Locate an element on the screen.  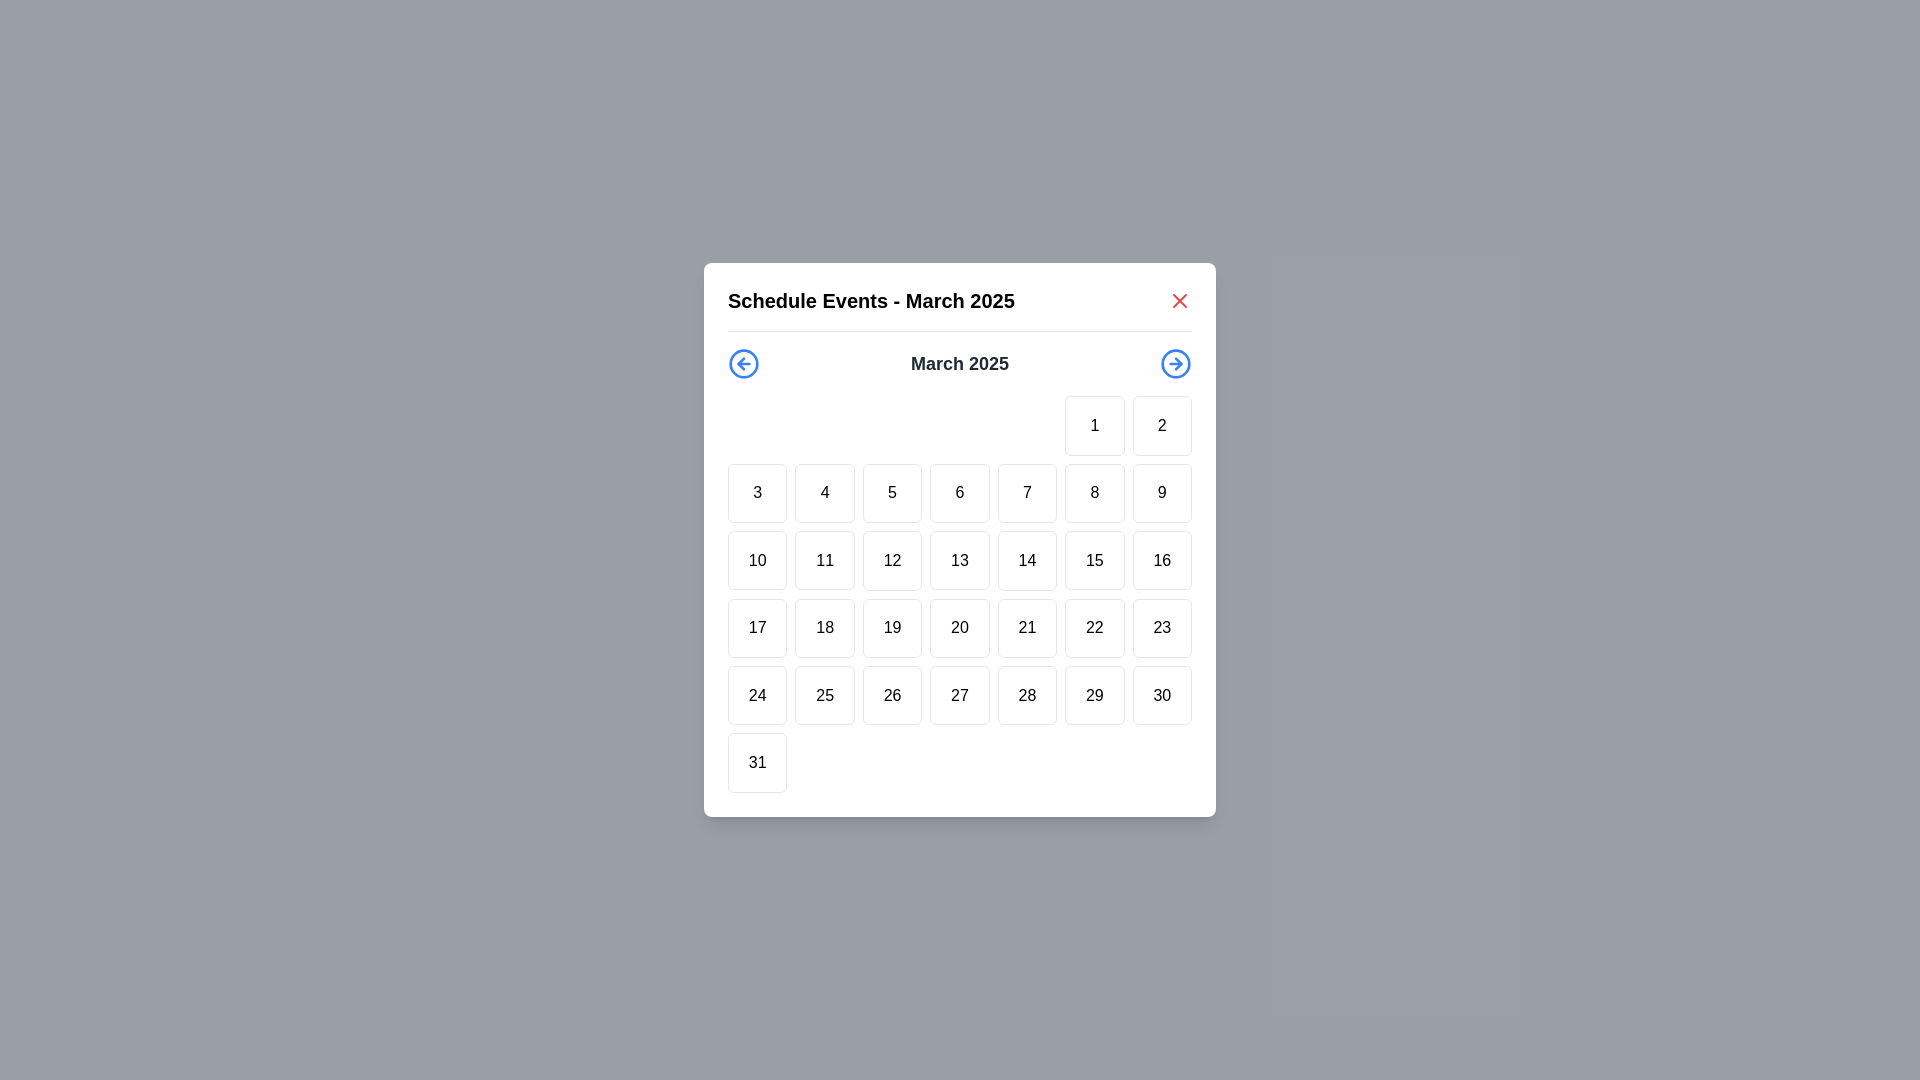
the red cross icon button located at the far right of the header bar labeled 'Schedule Events - March 2025' to indicate interactivity is located at coordinates (1180, 300).